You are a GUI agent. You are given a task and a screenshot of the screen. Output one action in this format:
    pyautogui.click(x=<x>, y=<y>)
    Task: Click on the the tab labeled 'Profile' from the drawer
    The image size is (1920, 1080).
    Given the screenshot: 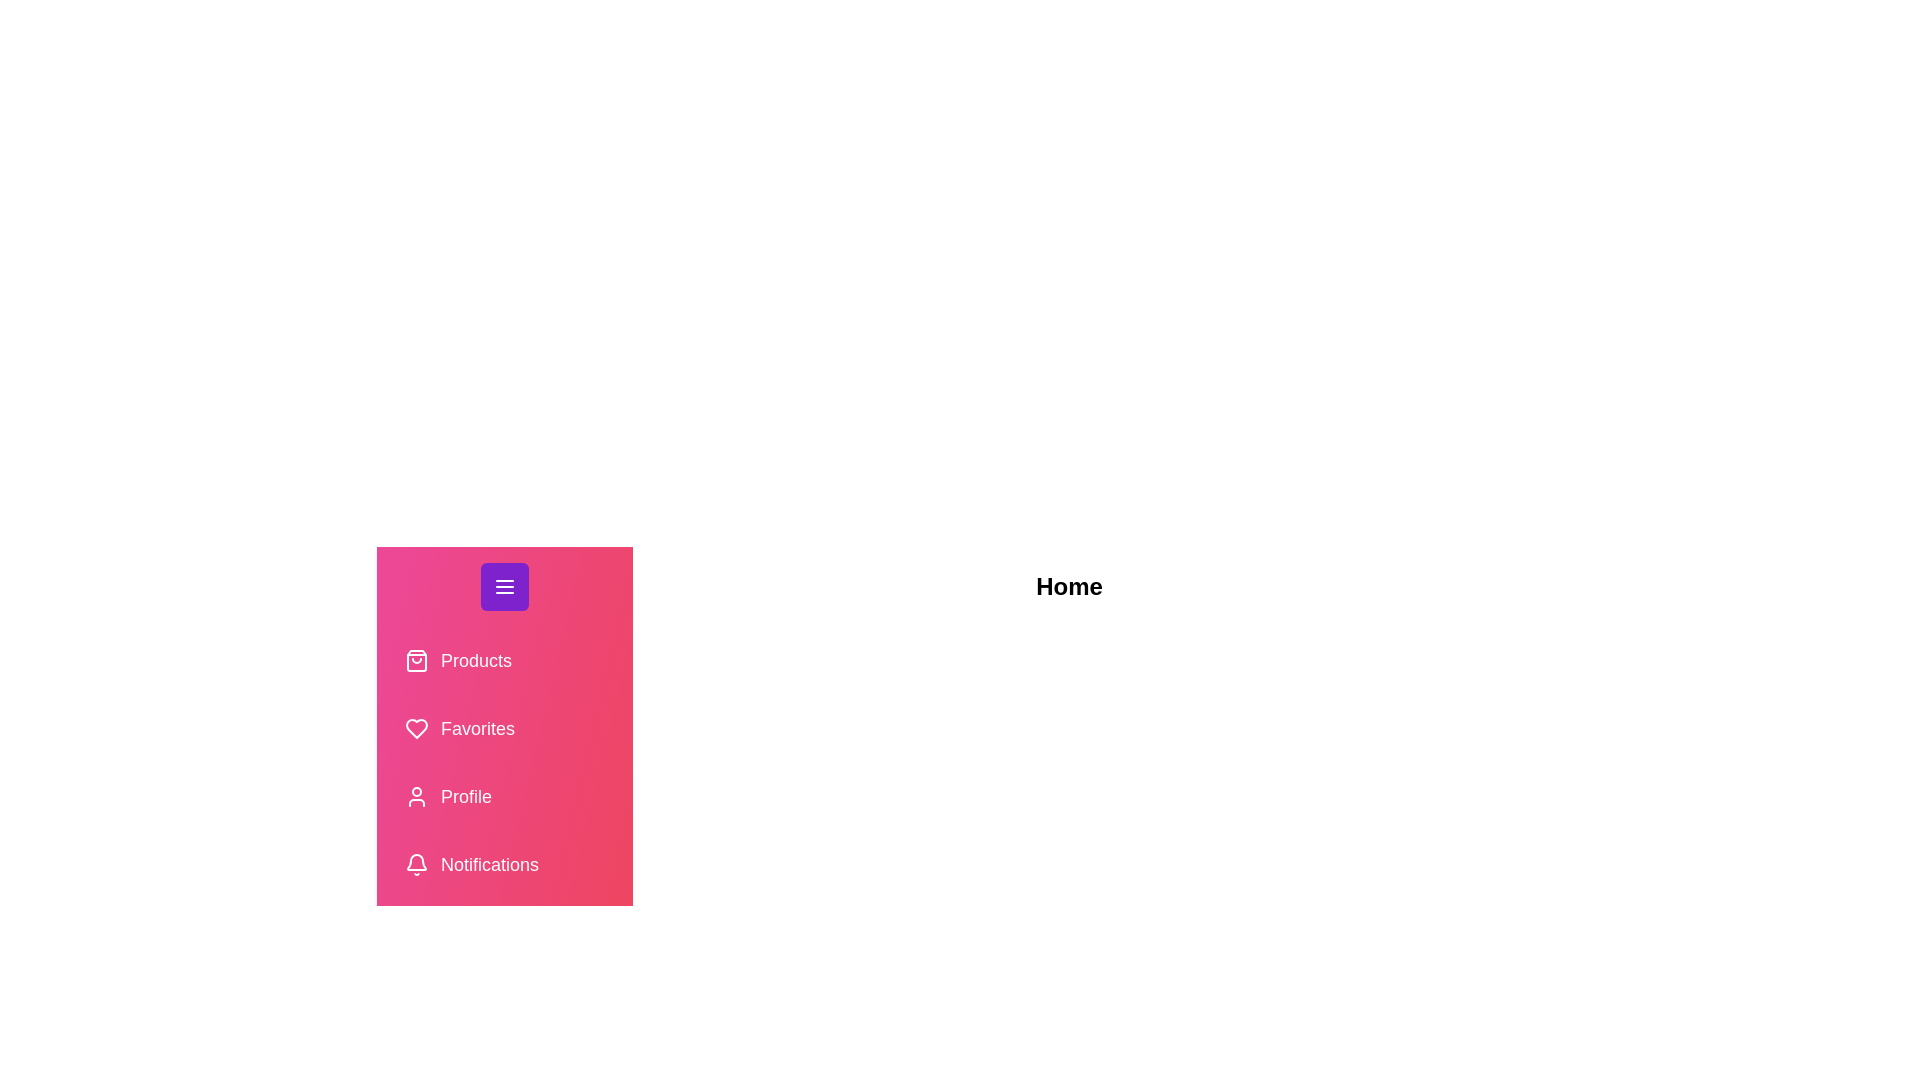 What is the action you would take?
    pyautogui.click(x=504, y=796)
    